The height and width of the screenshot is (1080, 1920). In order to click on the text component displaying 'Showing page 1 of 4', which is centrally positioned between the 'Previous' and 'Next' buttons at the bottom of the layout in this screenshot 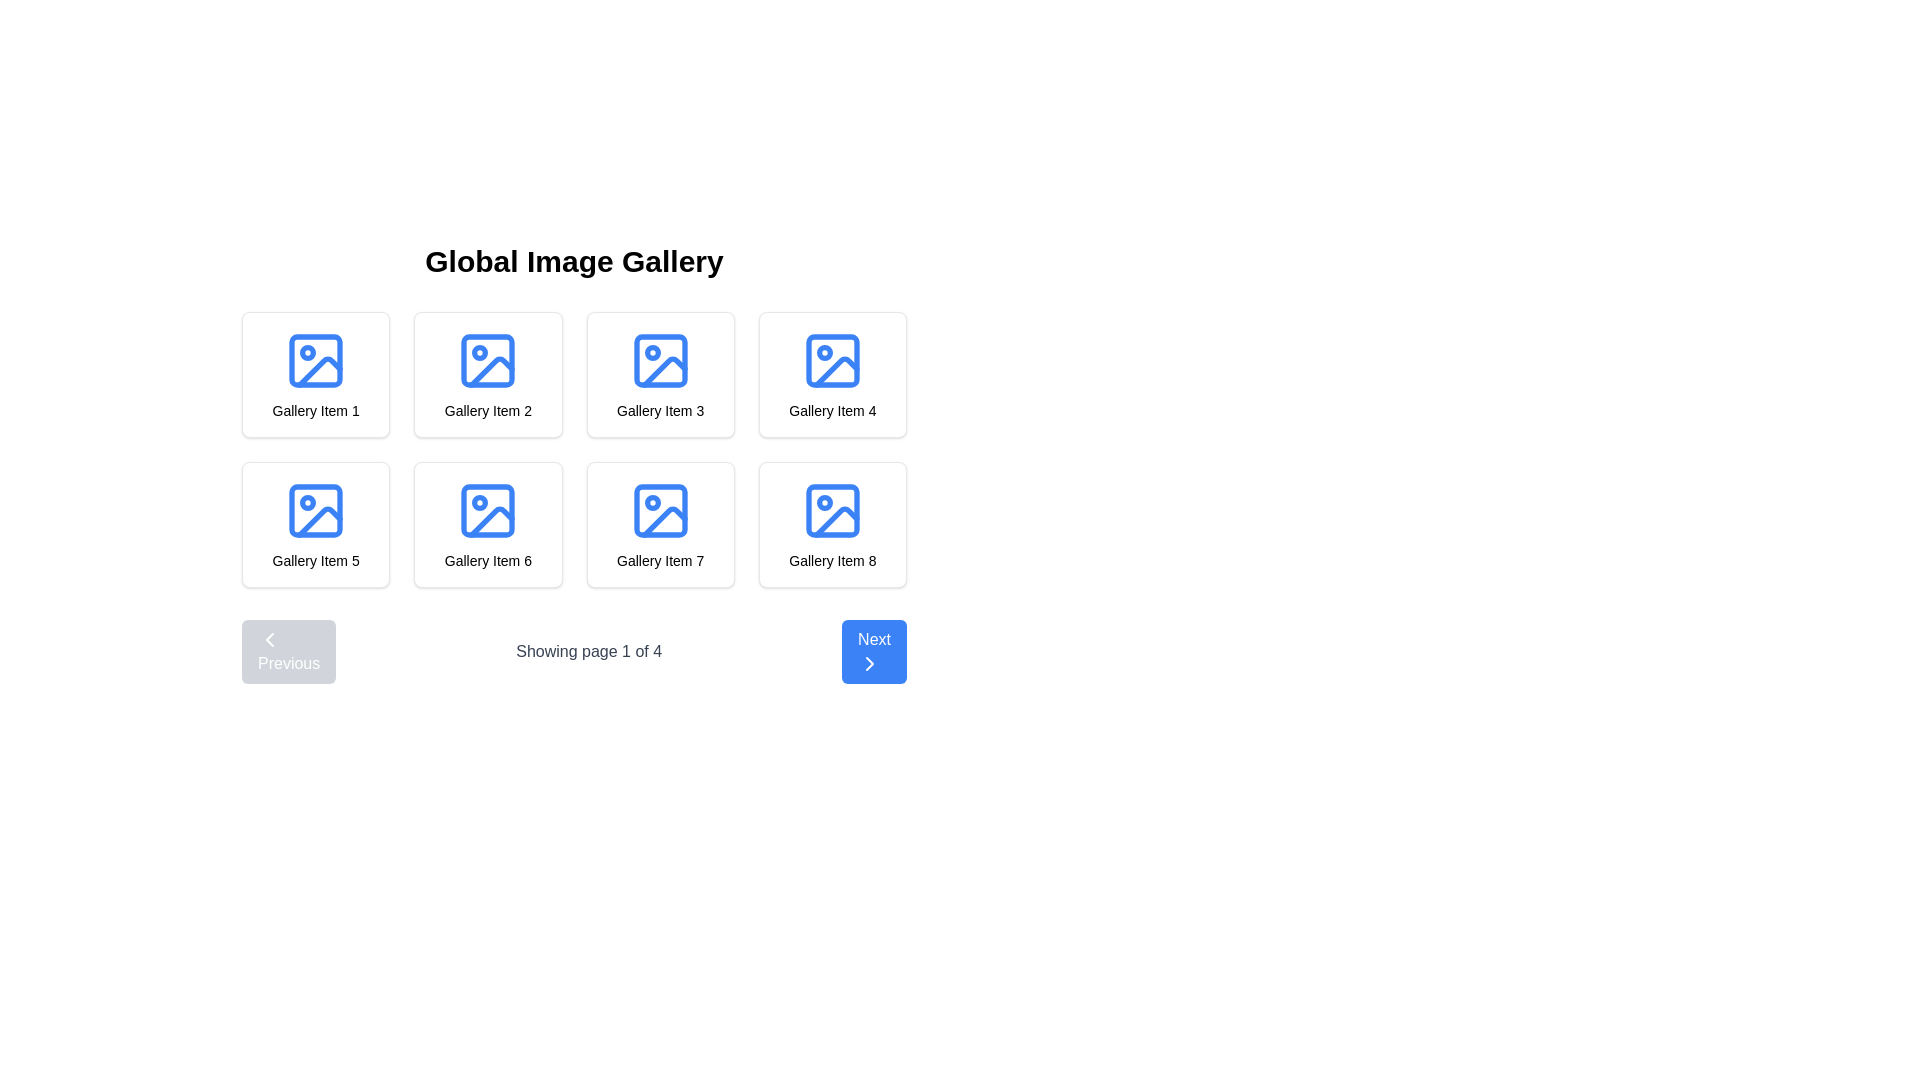, I will do `click(573, 651)`.